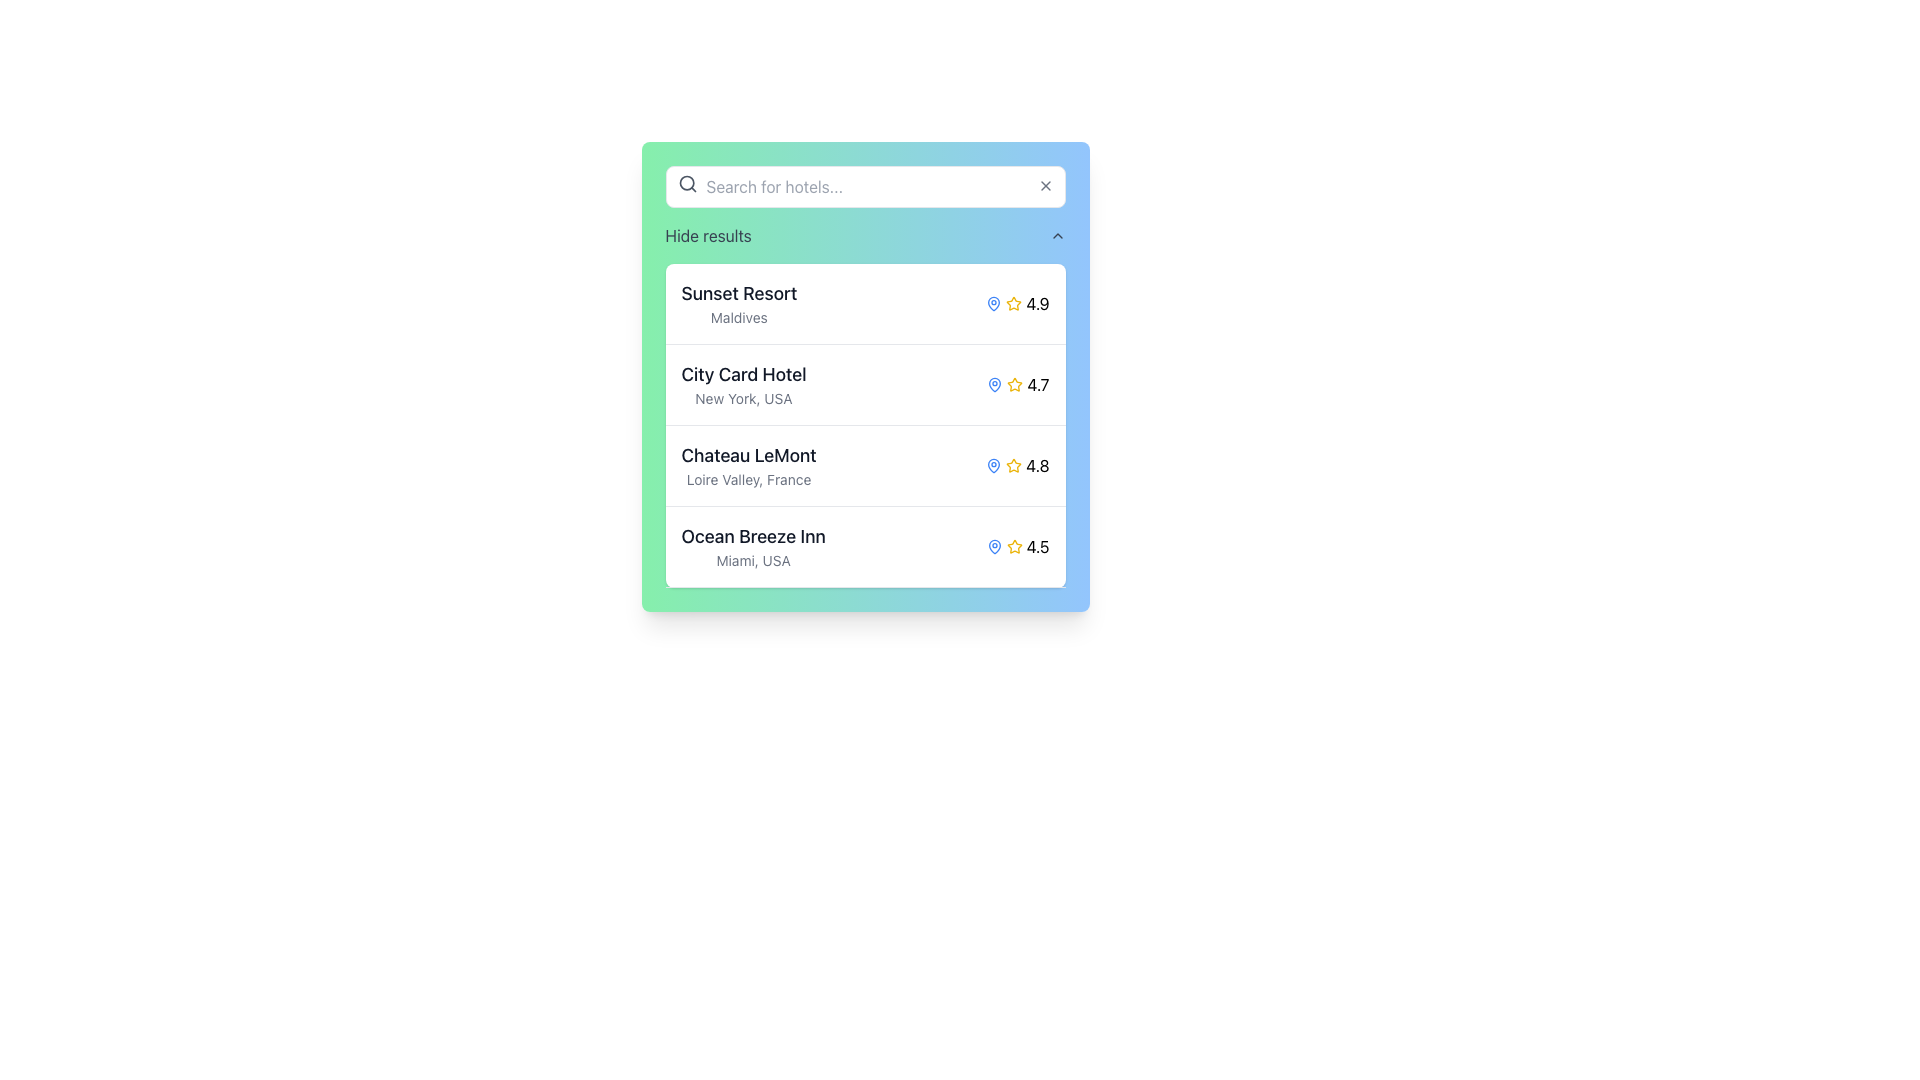  Describe the element at coordinates (1014, 466) in the screenshot. I see `the yellow star icon representing 'Chateau LeMont' located in the third row, adjacent to the rating text '4.8'` at that location.